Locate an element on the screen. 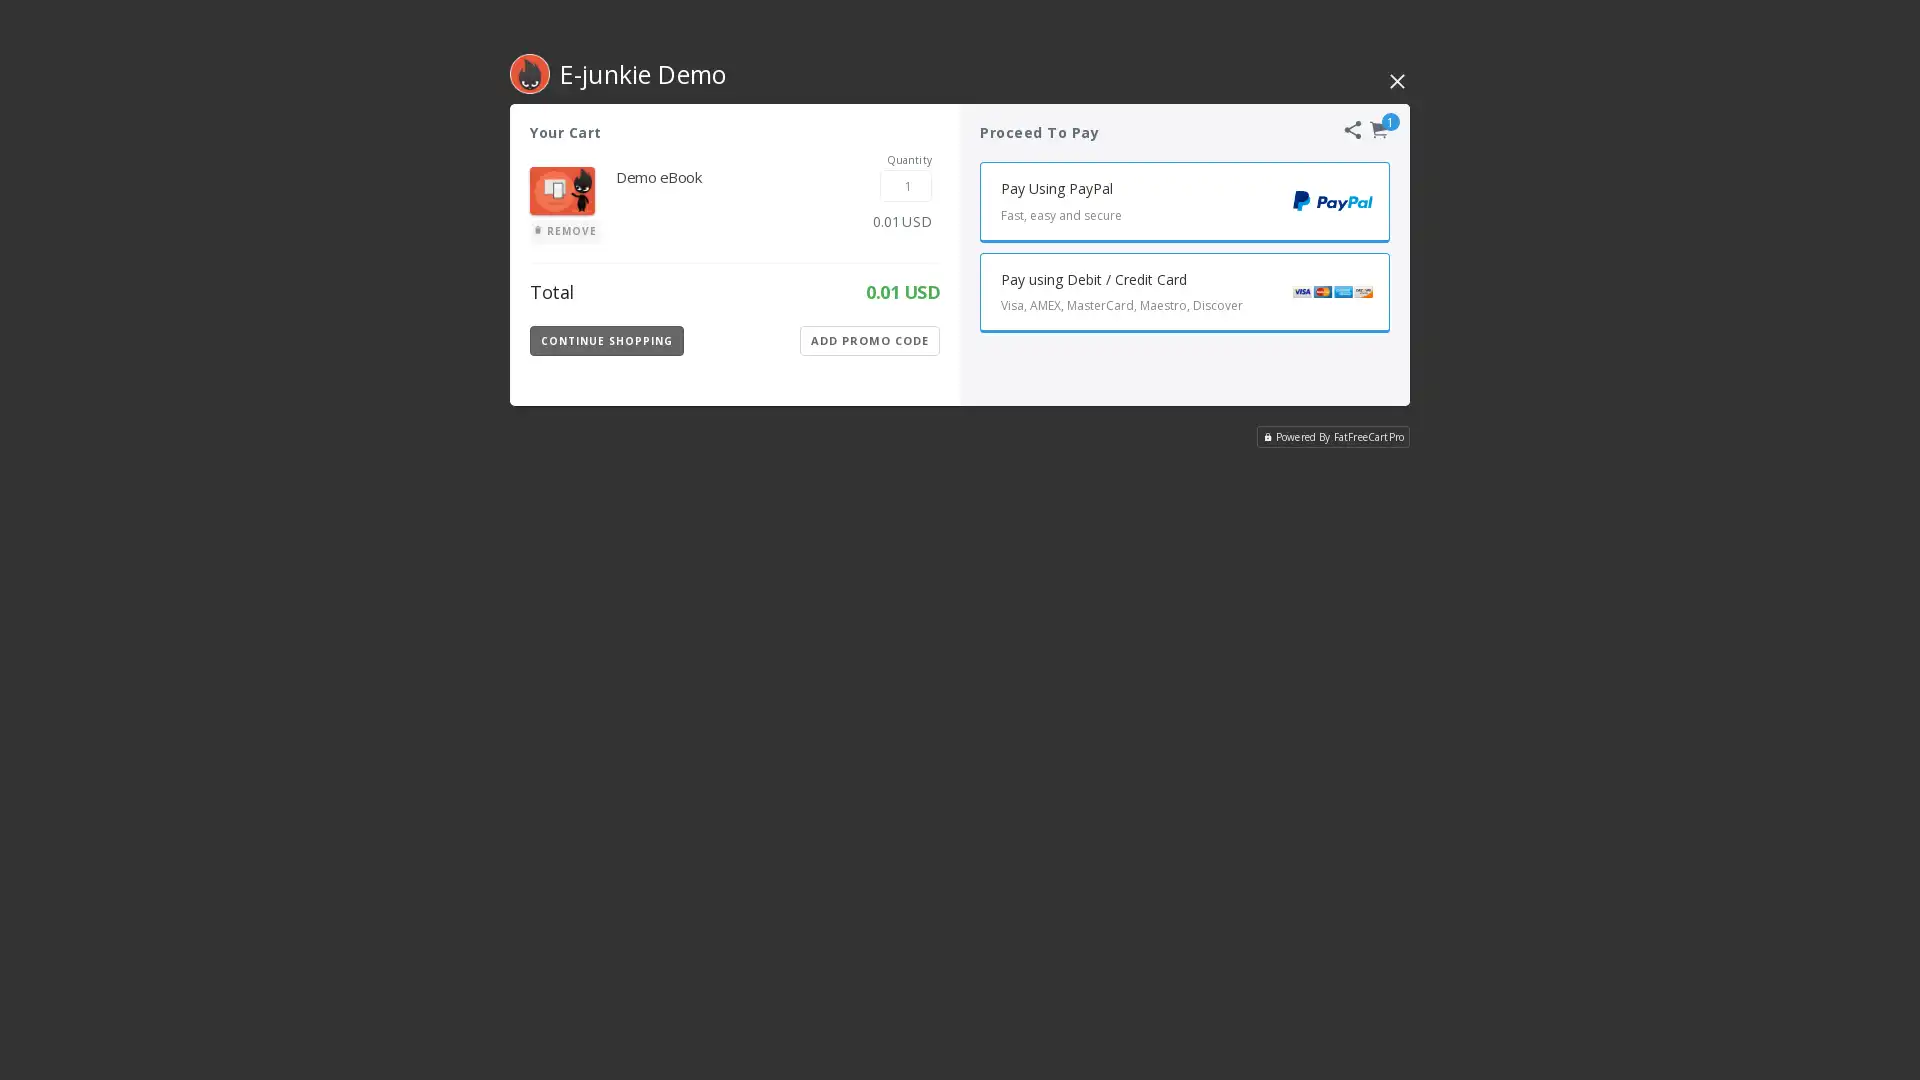  Pay using Debit / Credit Card Visa, AMEX, MasterCard, Maestro, Discover is located at coordinates (1185, 292).